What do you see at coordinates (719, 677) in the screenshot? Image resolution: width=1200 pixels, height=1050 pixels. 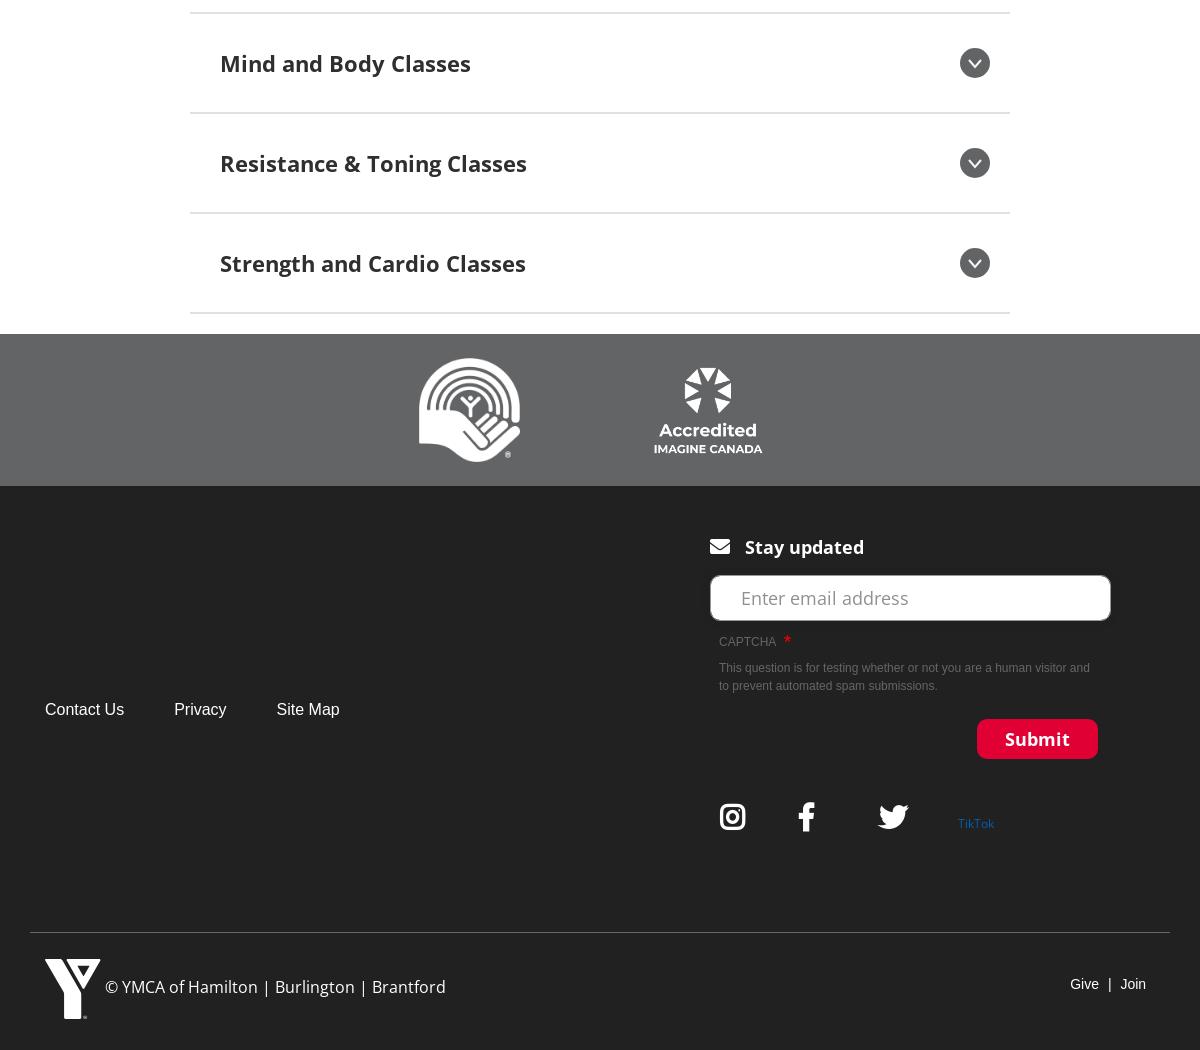 I see `'This question is for testing whether or not you are a human visitor and to prevent automated spam submissions.'` at bounding box center [719, 677].